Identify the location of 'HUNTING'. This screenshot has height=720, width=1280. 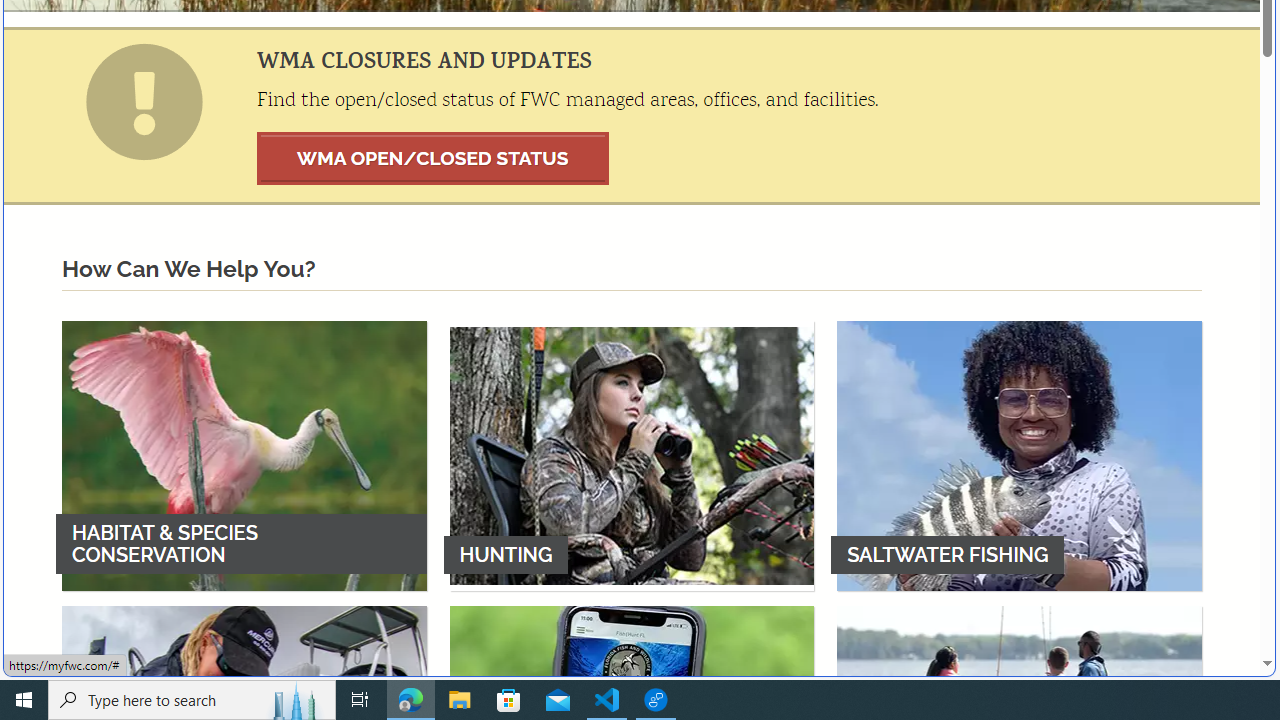
(631, 455).